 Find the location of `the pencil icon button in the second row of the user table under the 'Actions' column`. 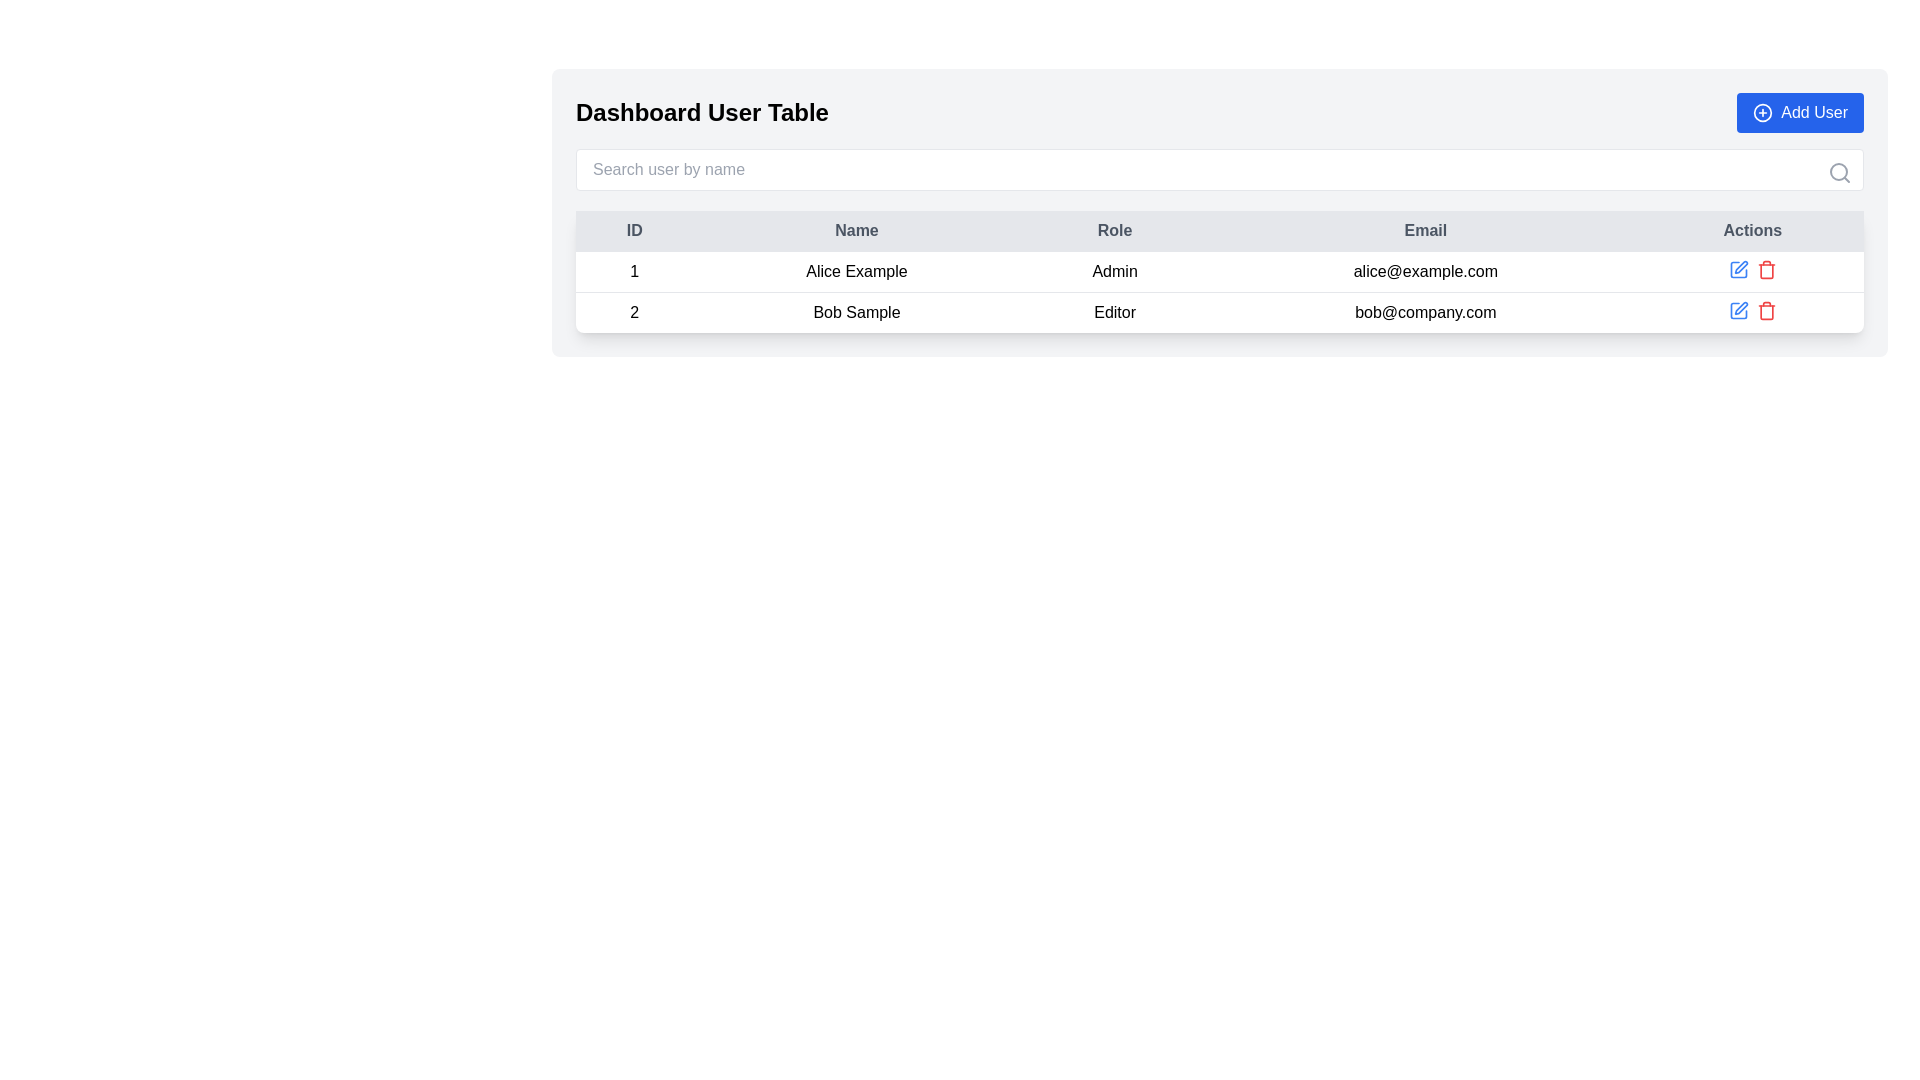

the pencil icon button in the second row of the user table under the 'Actions' column is located at coordinates (1740, 308).